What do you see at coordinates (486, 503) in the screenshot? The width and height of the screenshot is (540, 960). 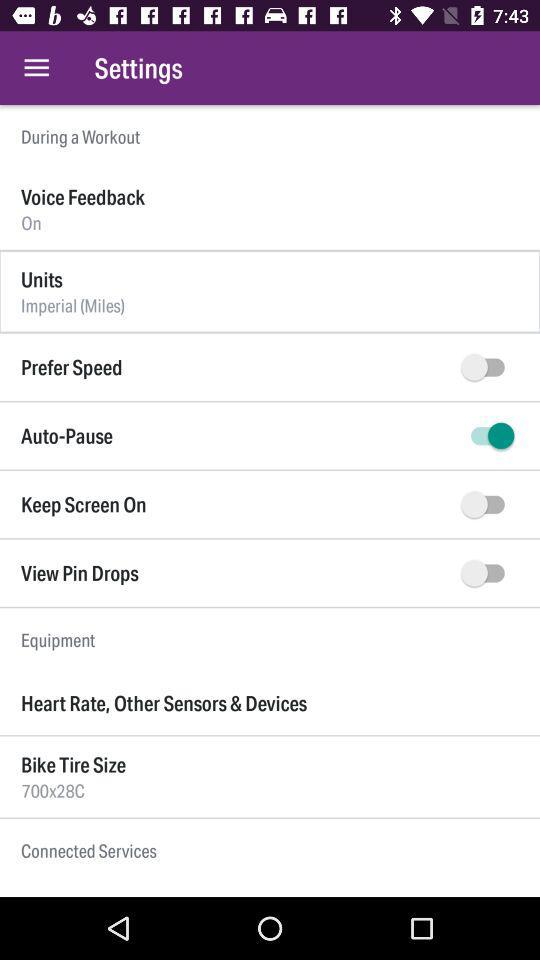 I see `keep the screen on` at bounding box center [486, 503].